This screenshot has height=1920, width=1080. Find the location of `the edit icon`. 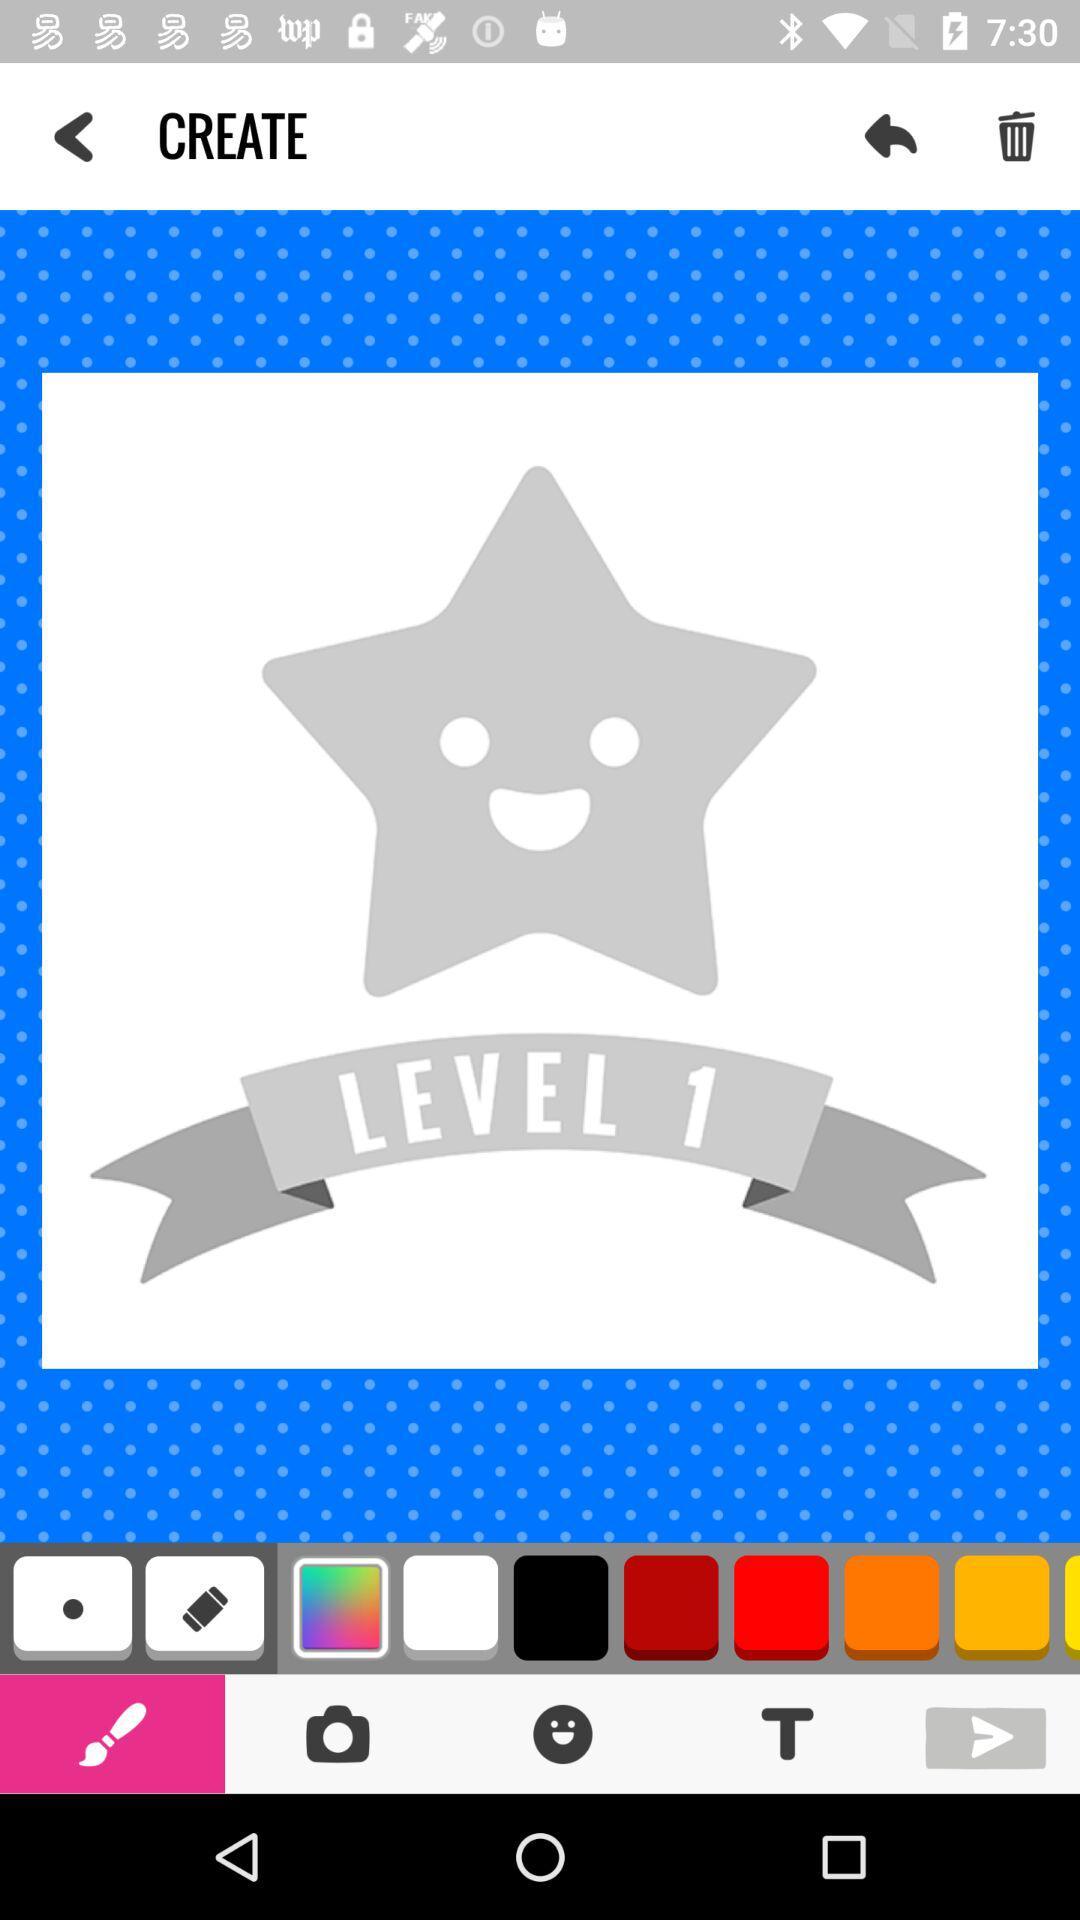

the edit icon is located at coordinates (112, 1732).